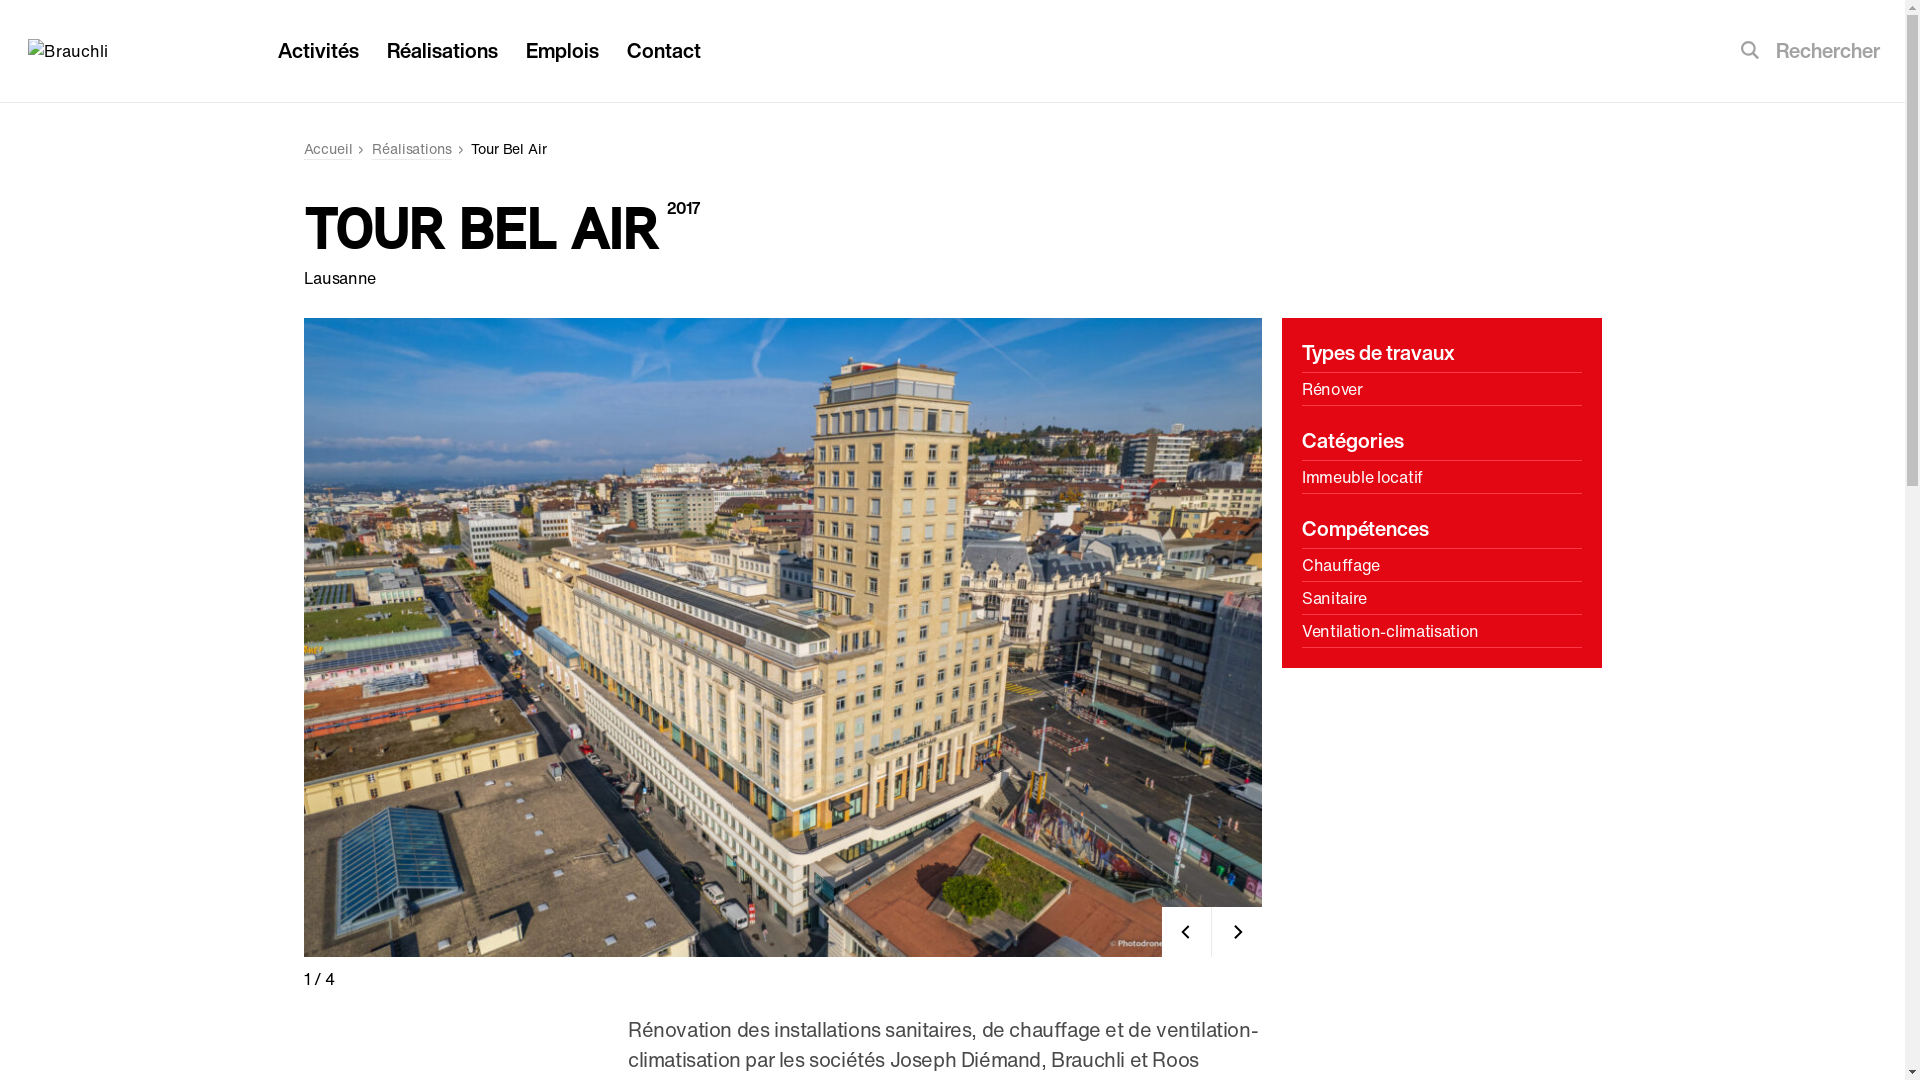 This screenshot has width=1920, height=1080. I want to click on 'Contact', so click(626, 49).